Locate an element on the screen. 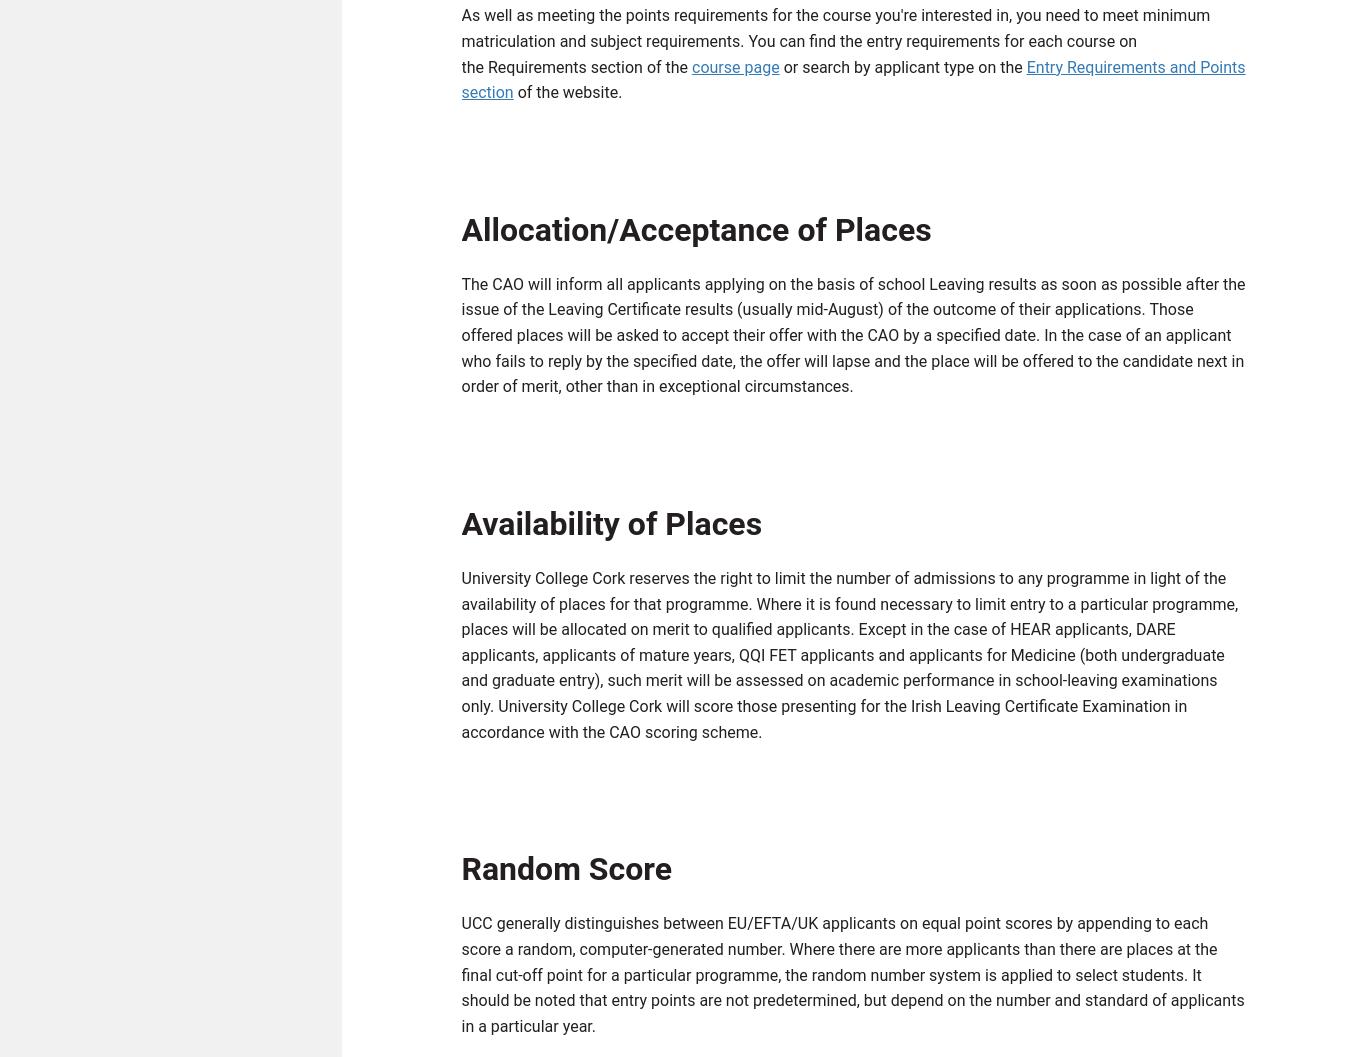 The height and width of the screenshot is (1057, 1366). 'of the website.' is located at coordinates (567, 96).